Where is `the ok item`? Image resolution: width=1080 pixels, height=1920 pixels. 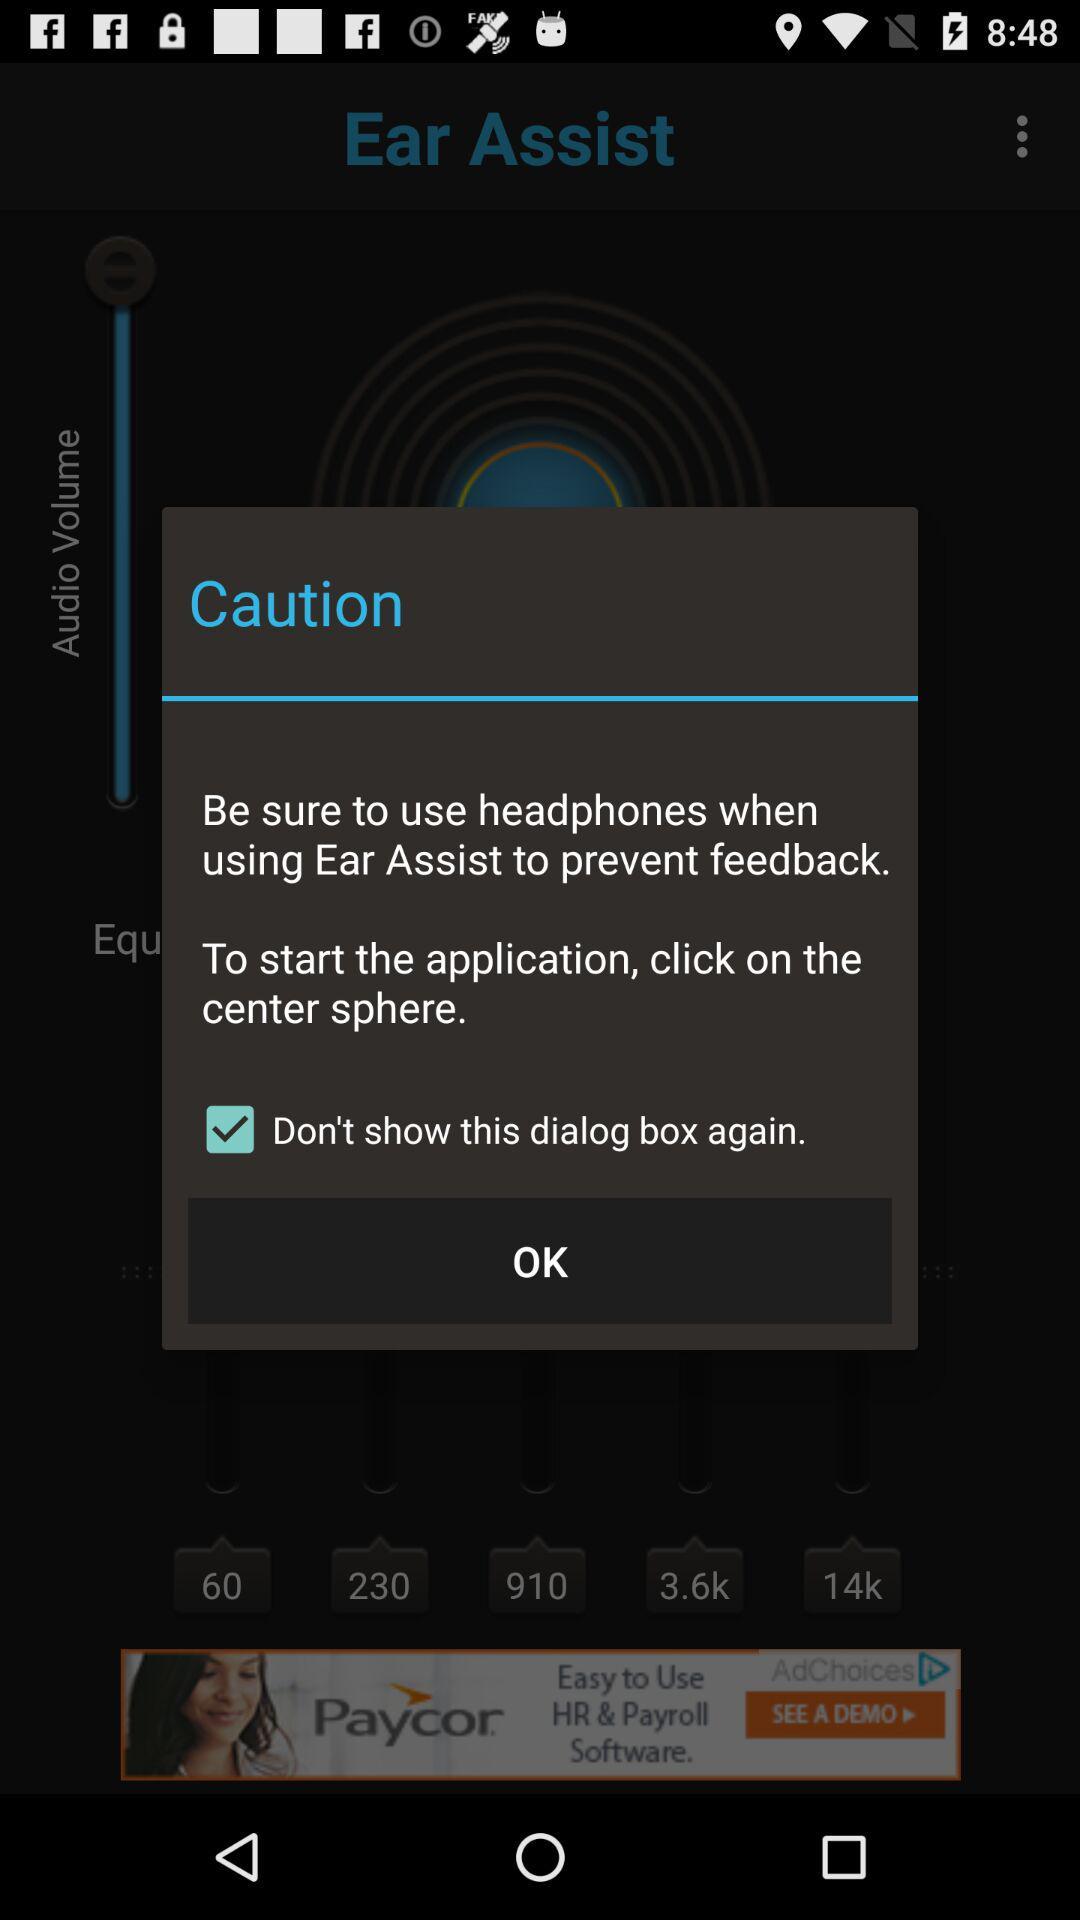 the ok item is located at coordinates (540, 1259).